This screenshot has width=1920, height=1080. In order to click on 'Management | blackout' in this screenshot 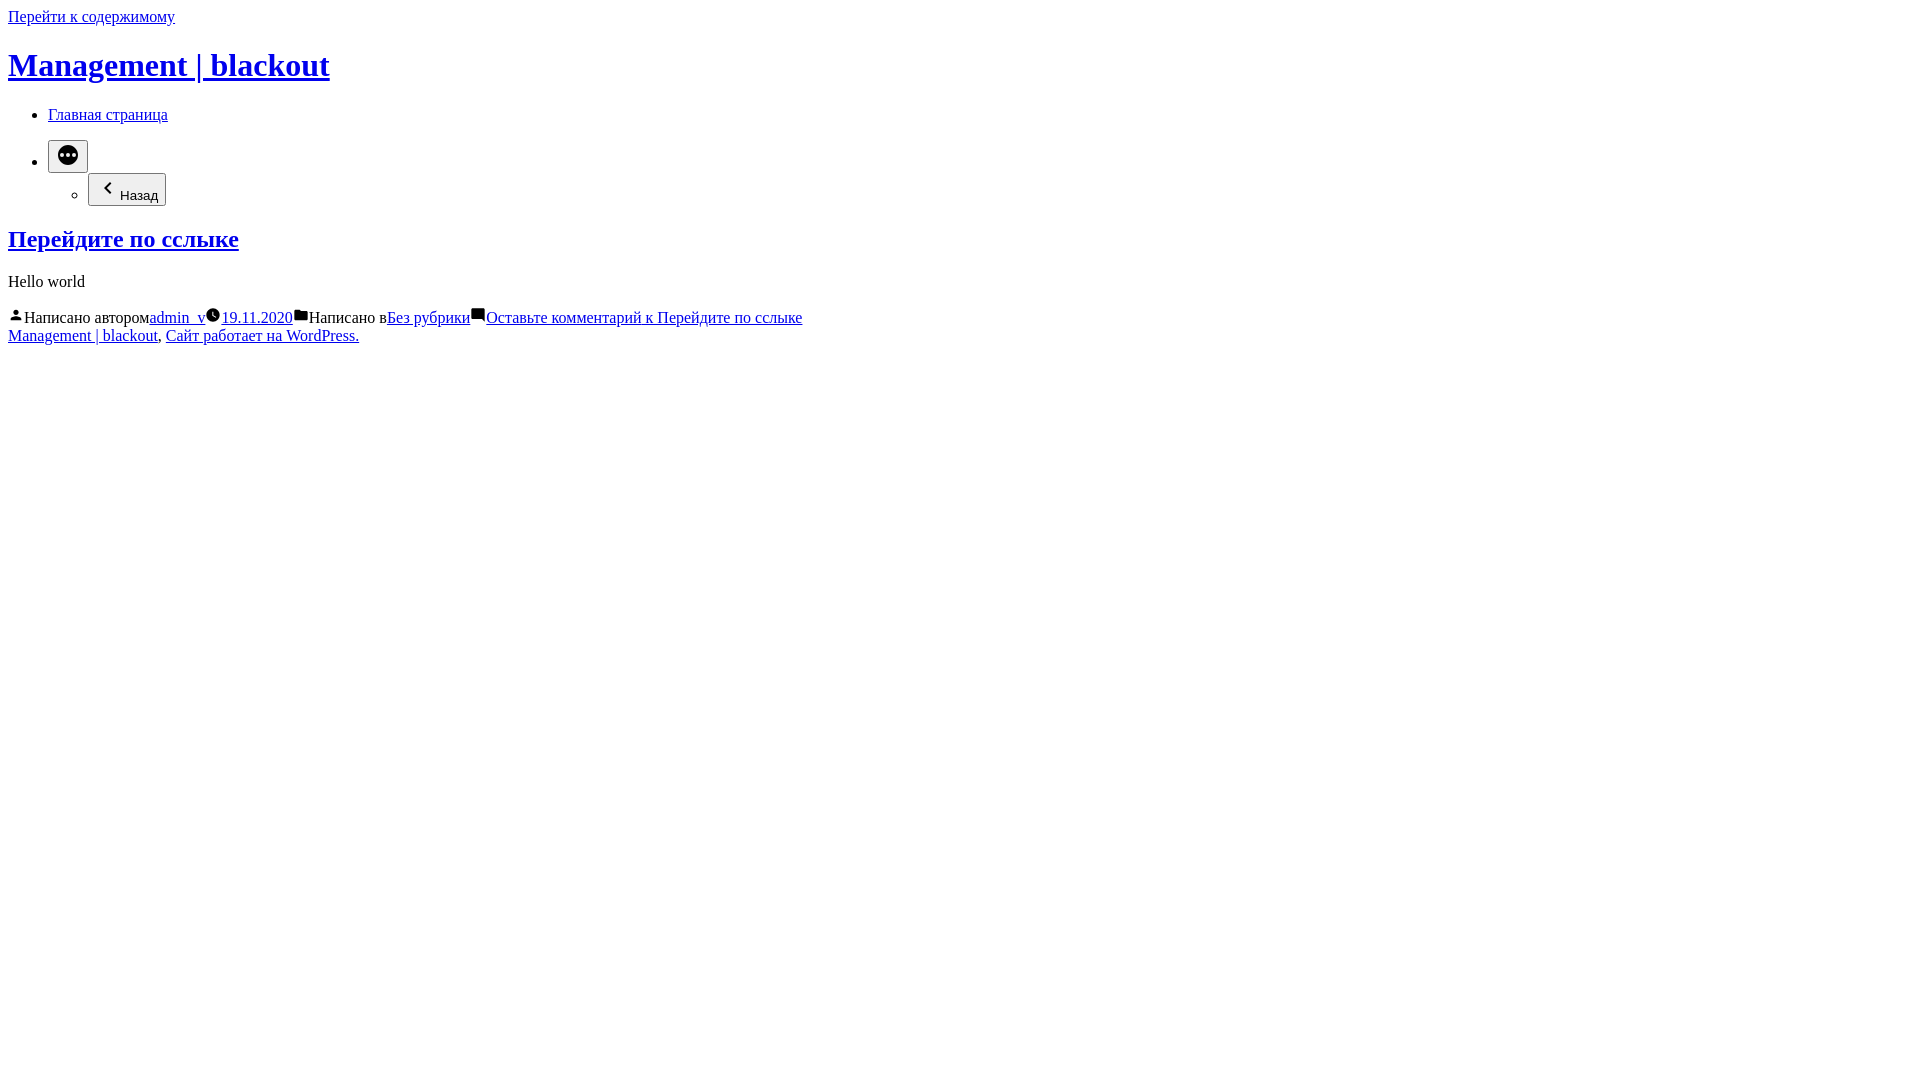, I will do `click(168, 64)`.